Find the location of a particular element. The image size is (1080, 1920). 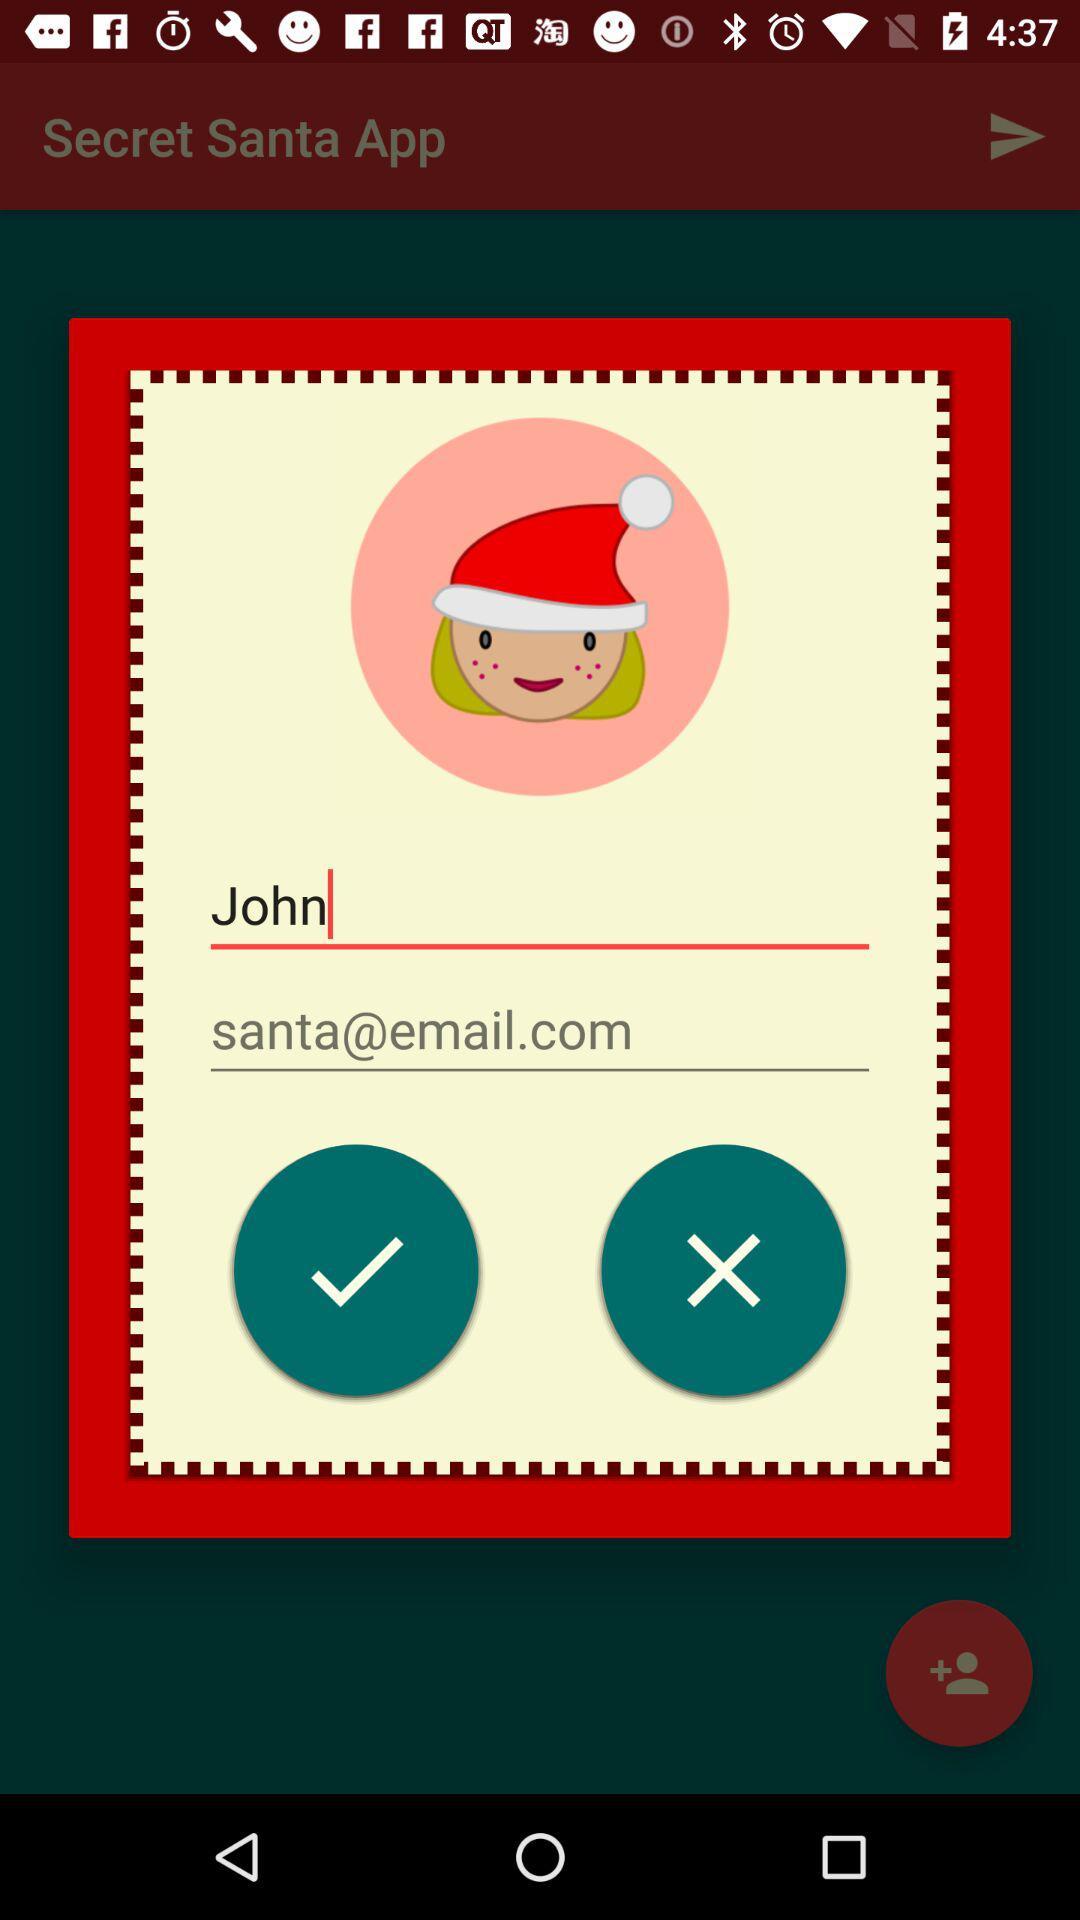

to cancel is located at coordinates (723, 1274).